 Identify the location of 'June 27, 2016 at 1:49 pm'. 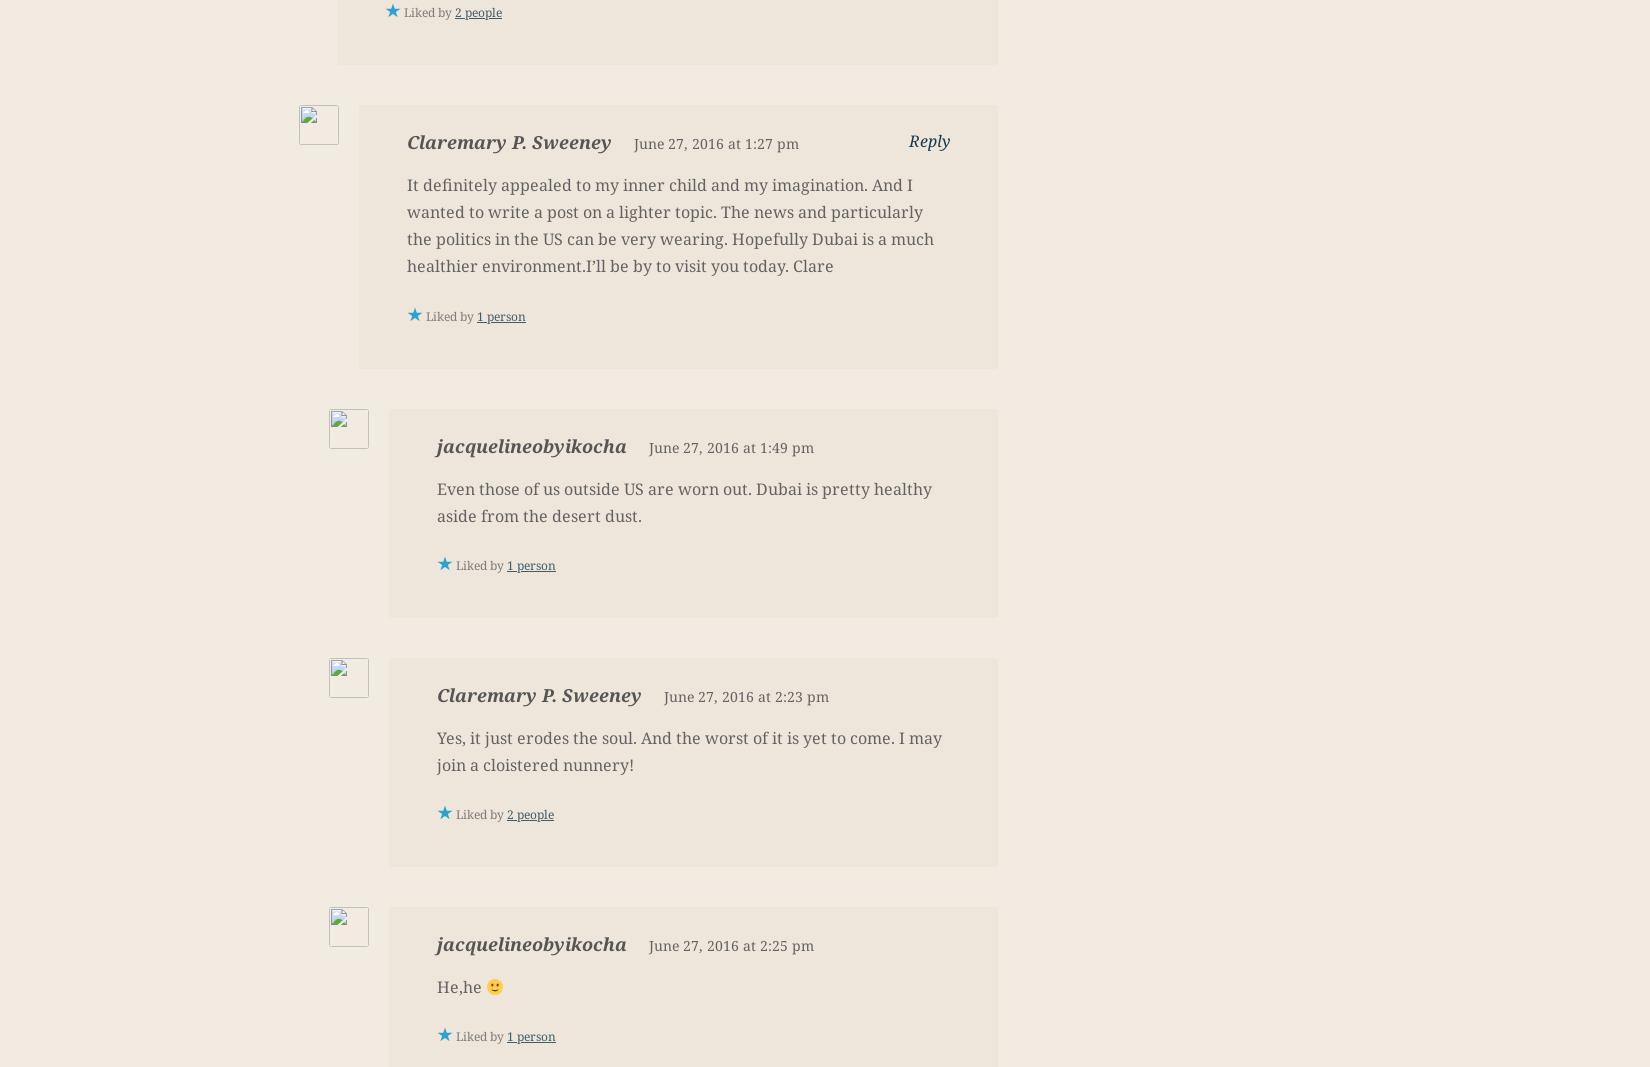
(730, 445).